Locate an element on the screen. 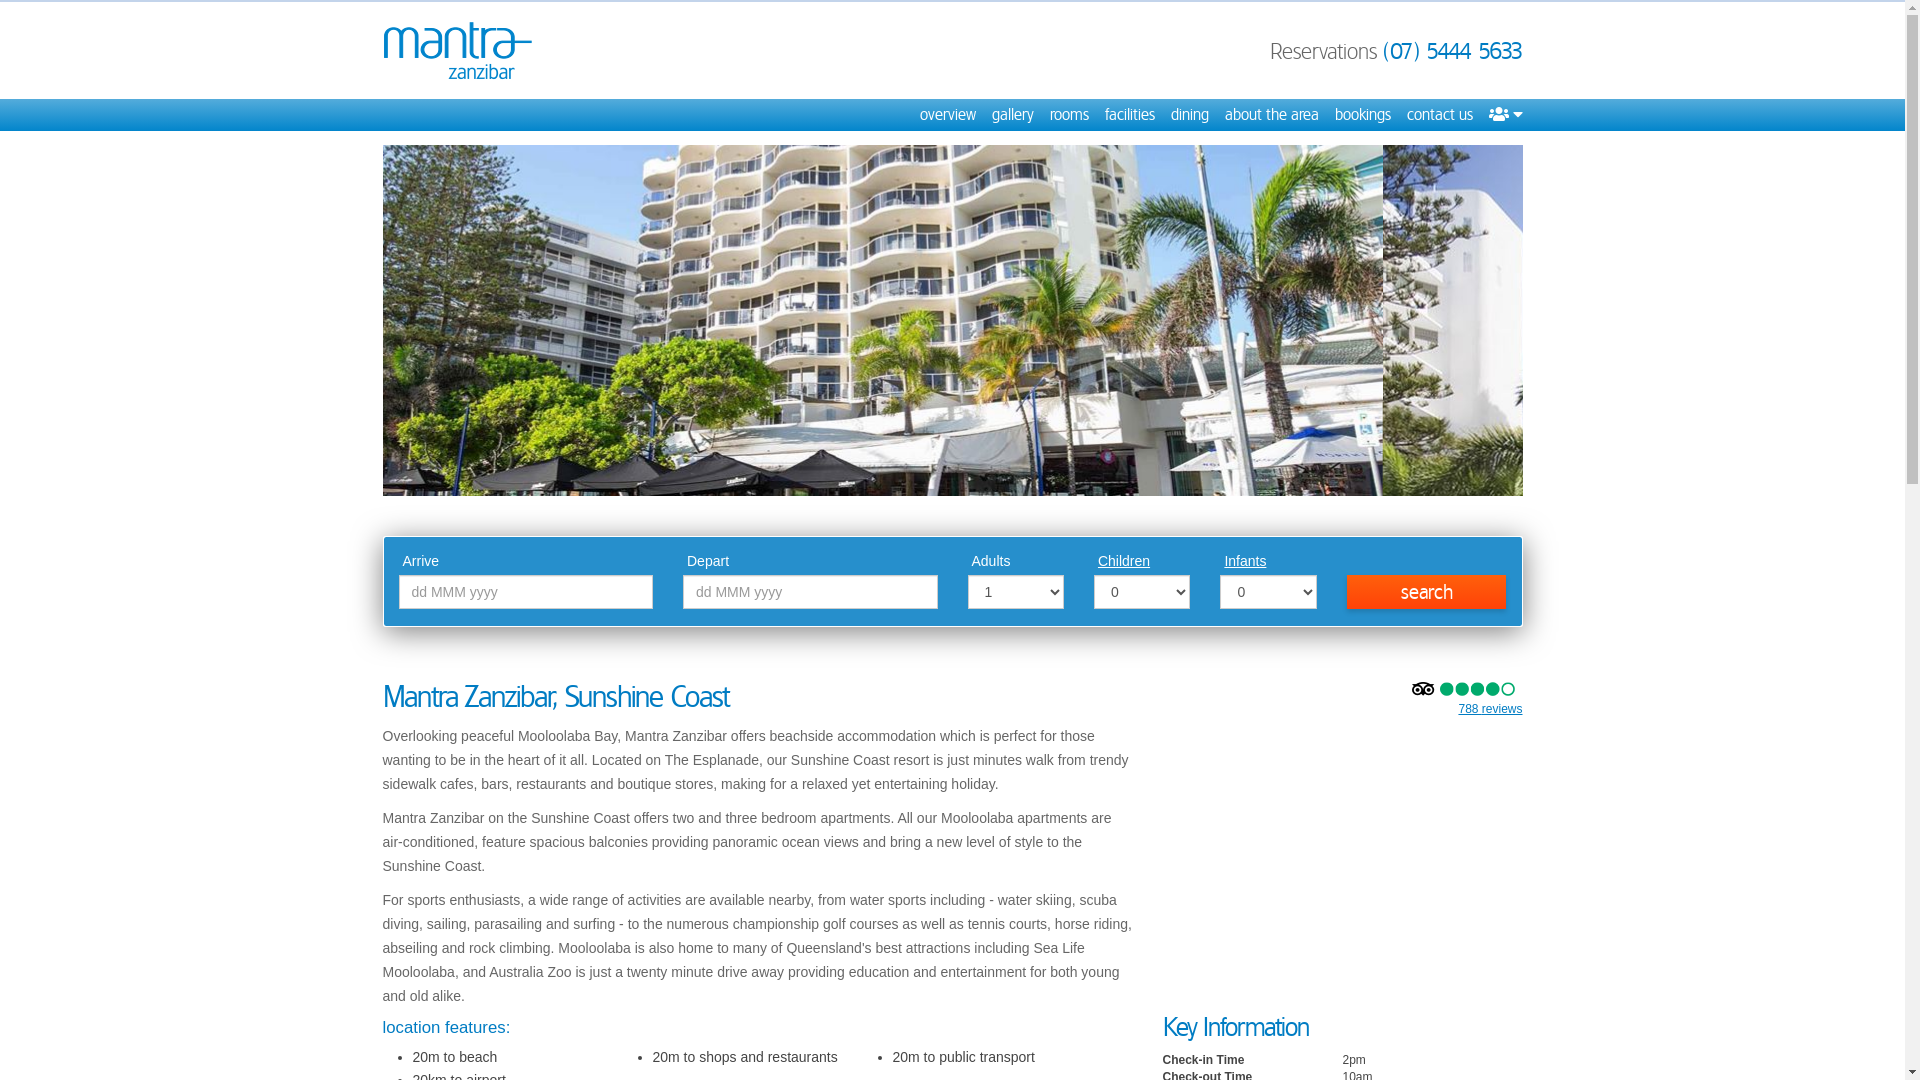 The width and height of the screenshot is (1920, 1080). 'search' is located at coordinates (1347, 590).